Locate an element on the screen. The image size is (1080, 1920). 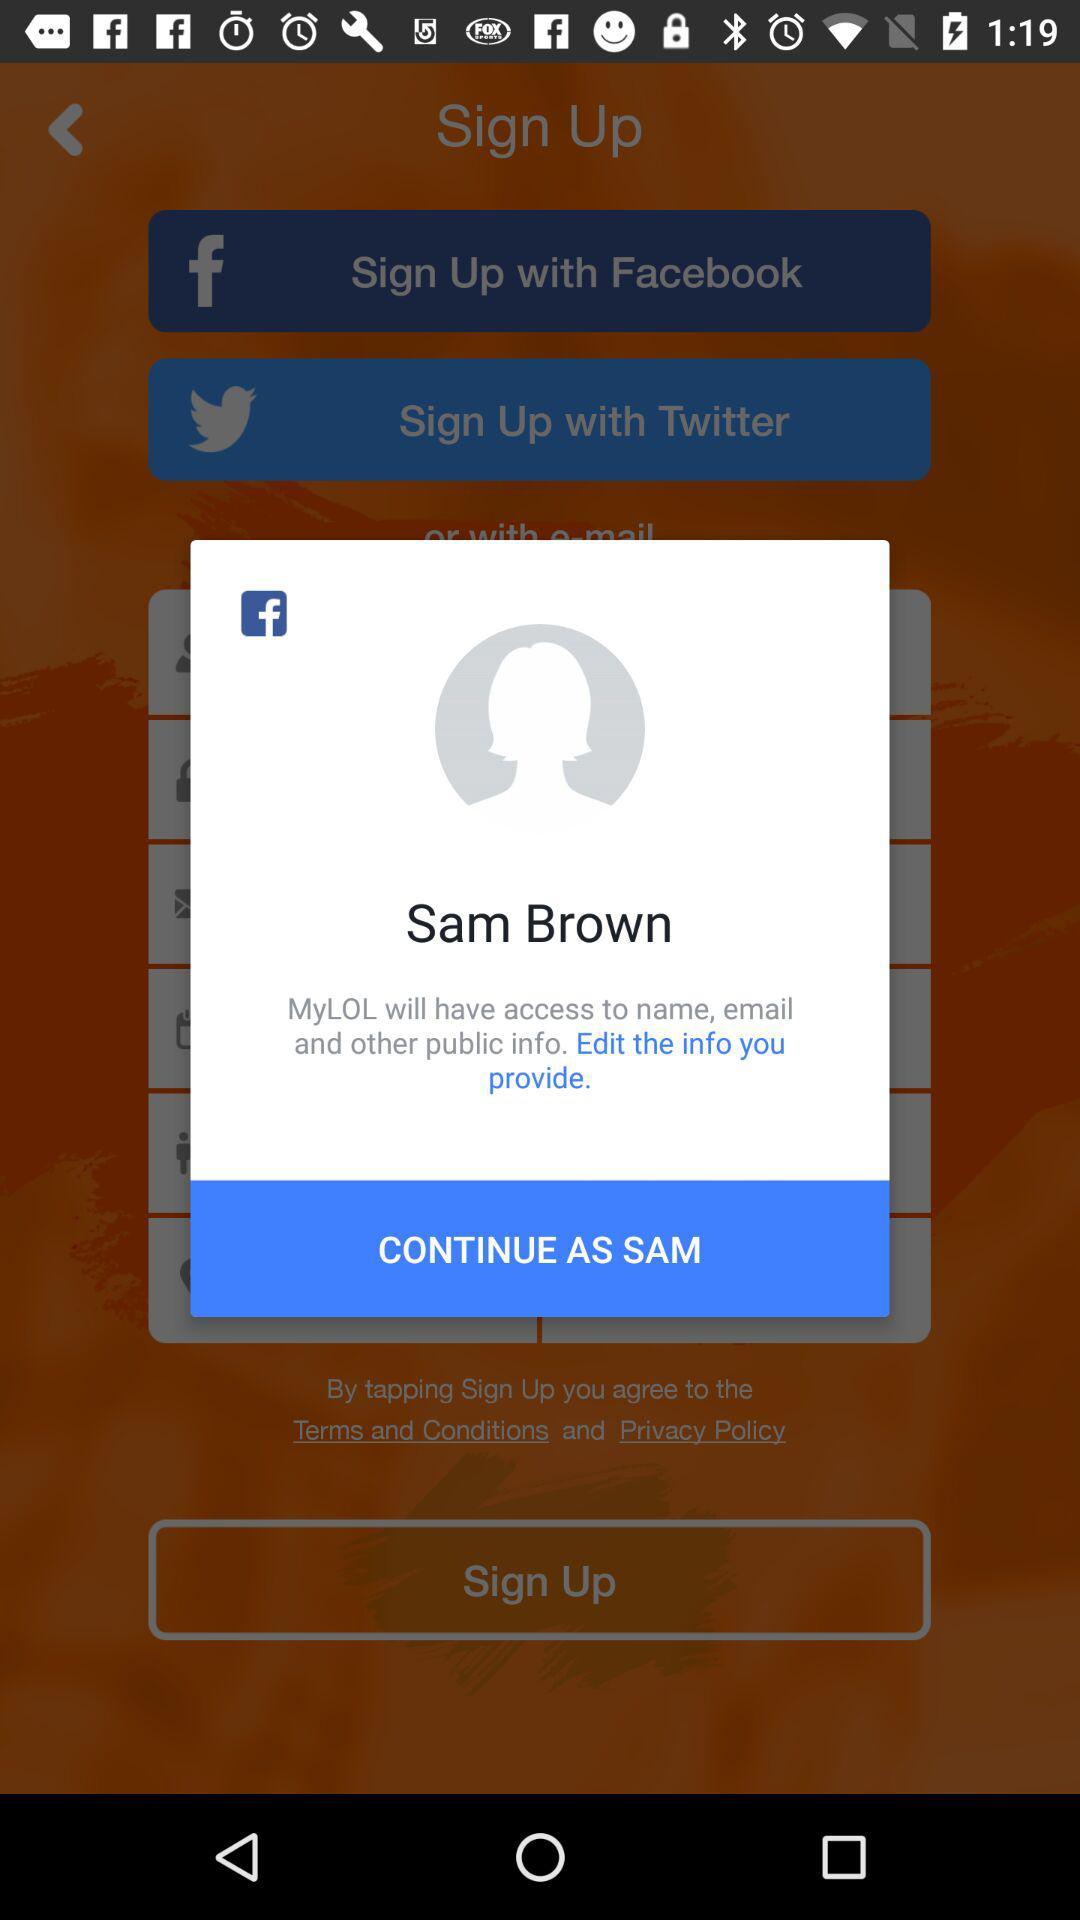
the continue as sam is located at coordinates (540, 1247).